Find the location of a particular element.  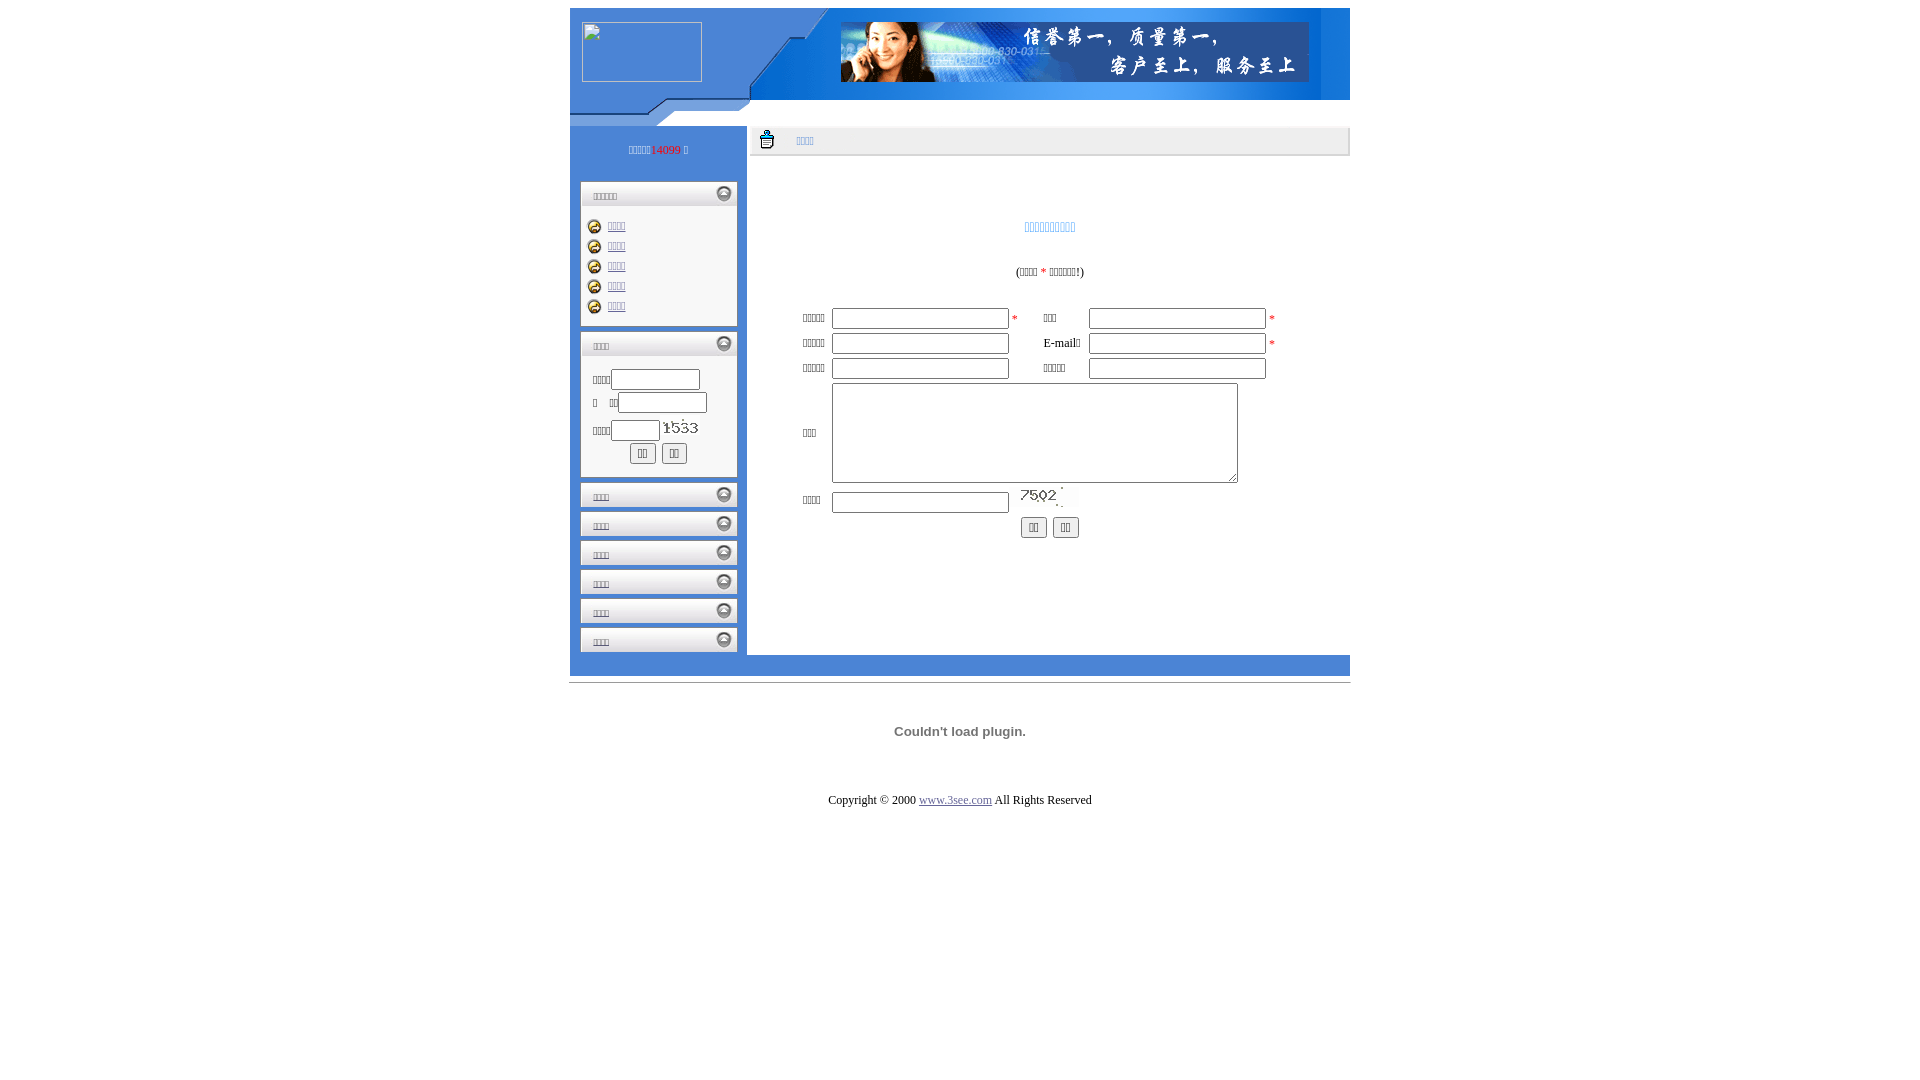

'www.3see.com' is located at coordinates (954, 798).